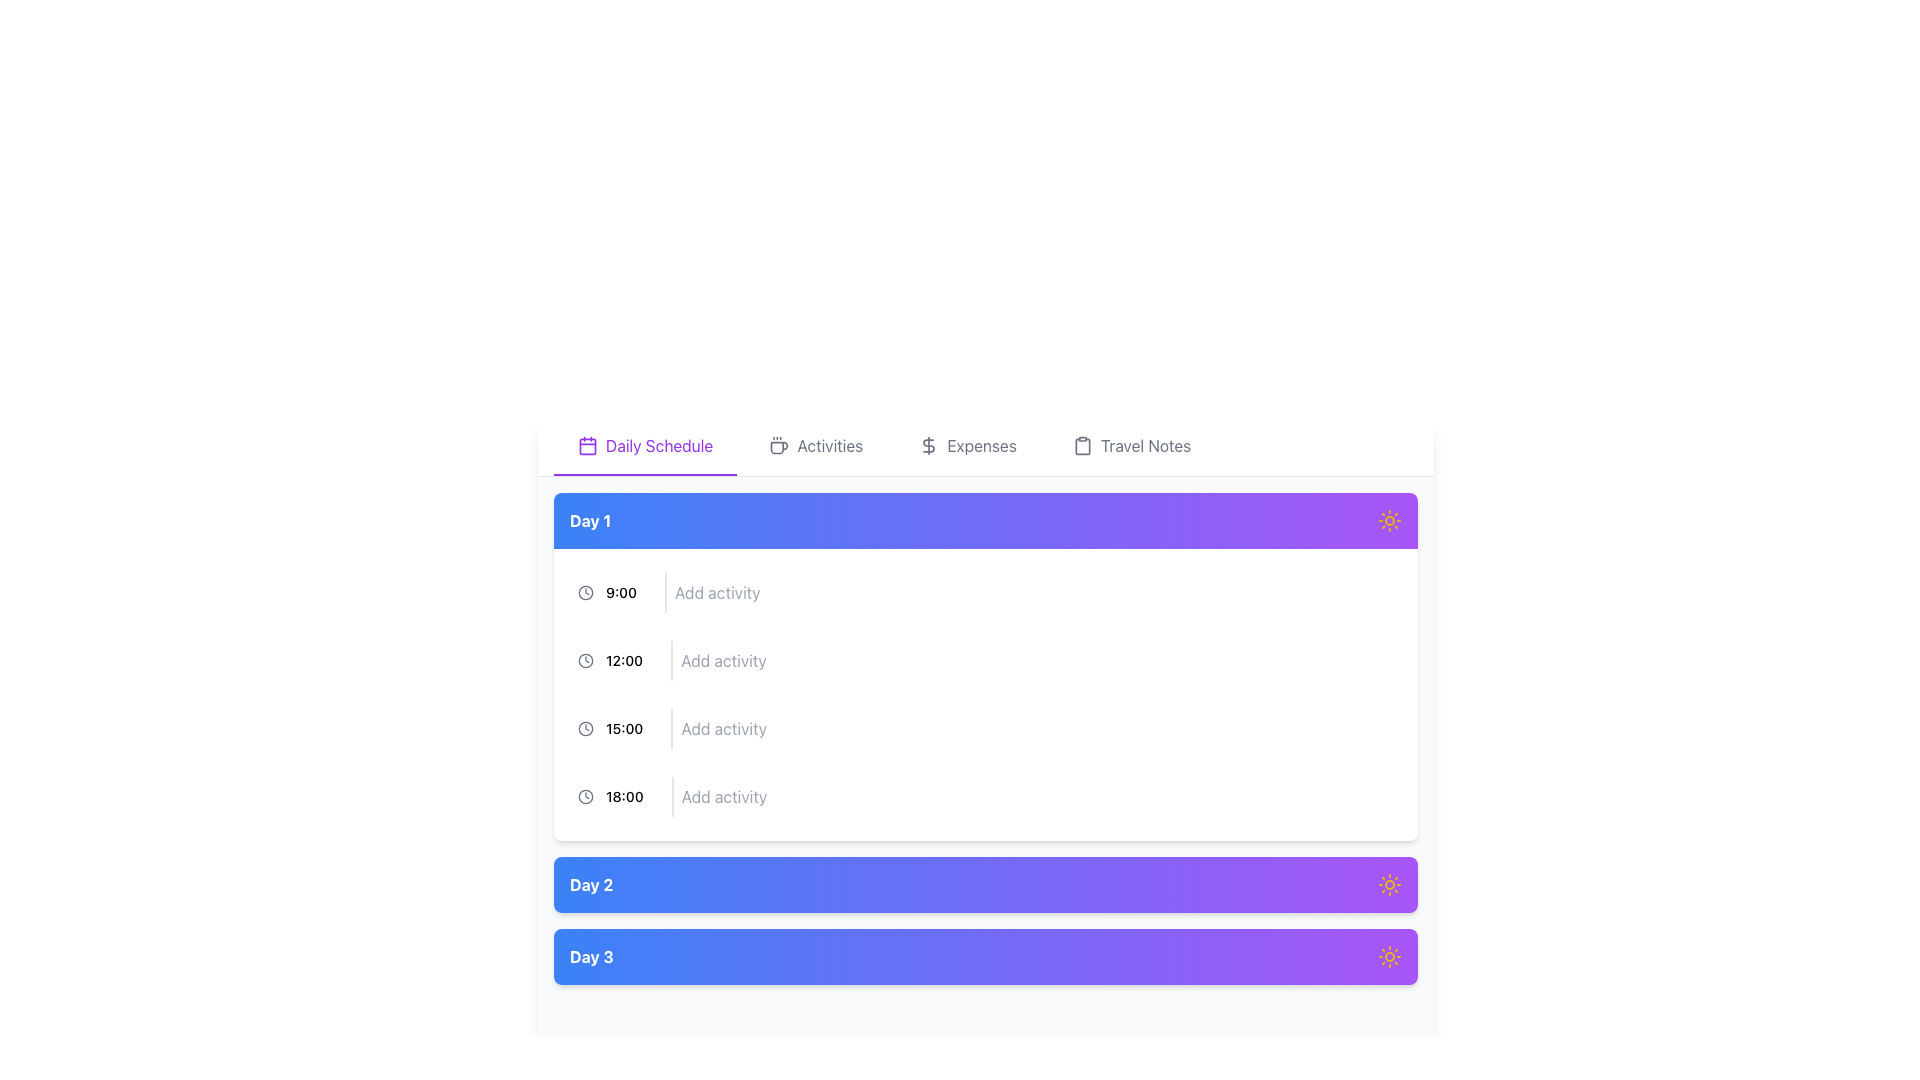 This screenshot has width=1920, height=1080. Describe the element at coordinates (778, 445) in the screenshot. I see `the small coffee cup-shaped icon in the 'Activities' tab header, which is styled in gray and located in the central navigation bar` at that location.